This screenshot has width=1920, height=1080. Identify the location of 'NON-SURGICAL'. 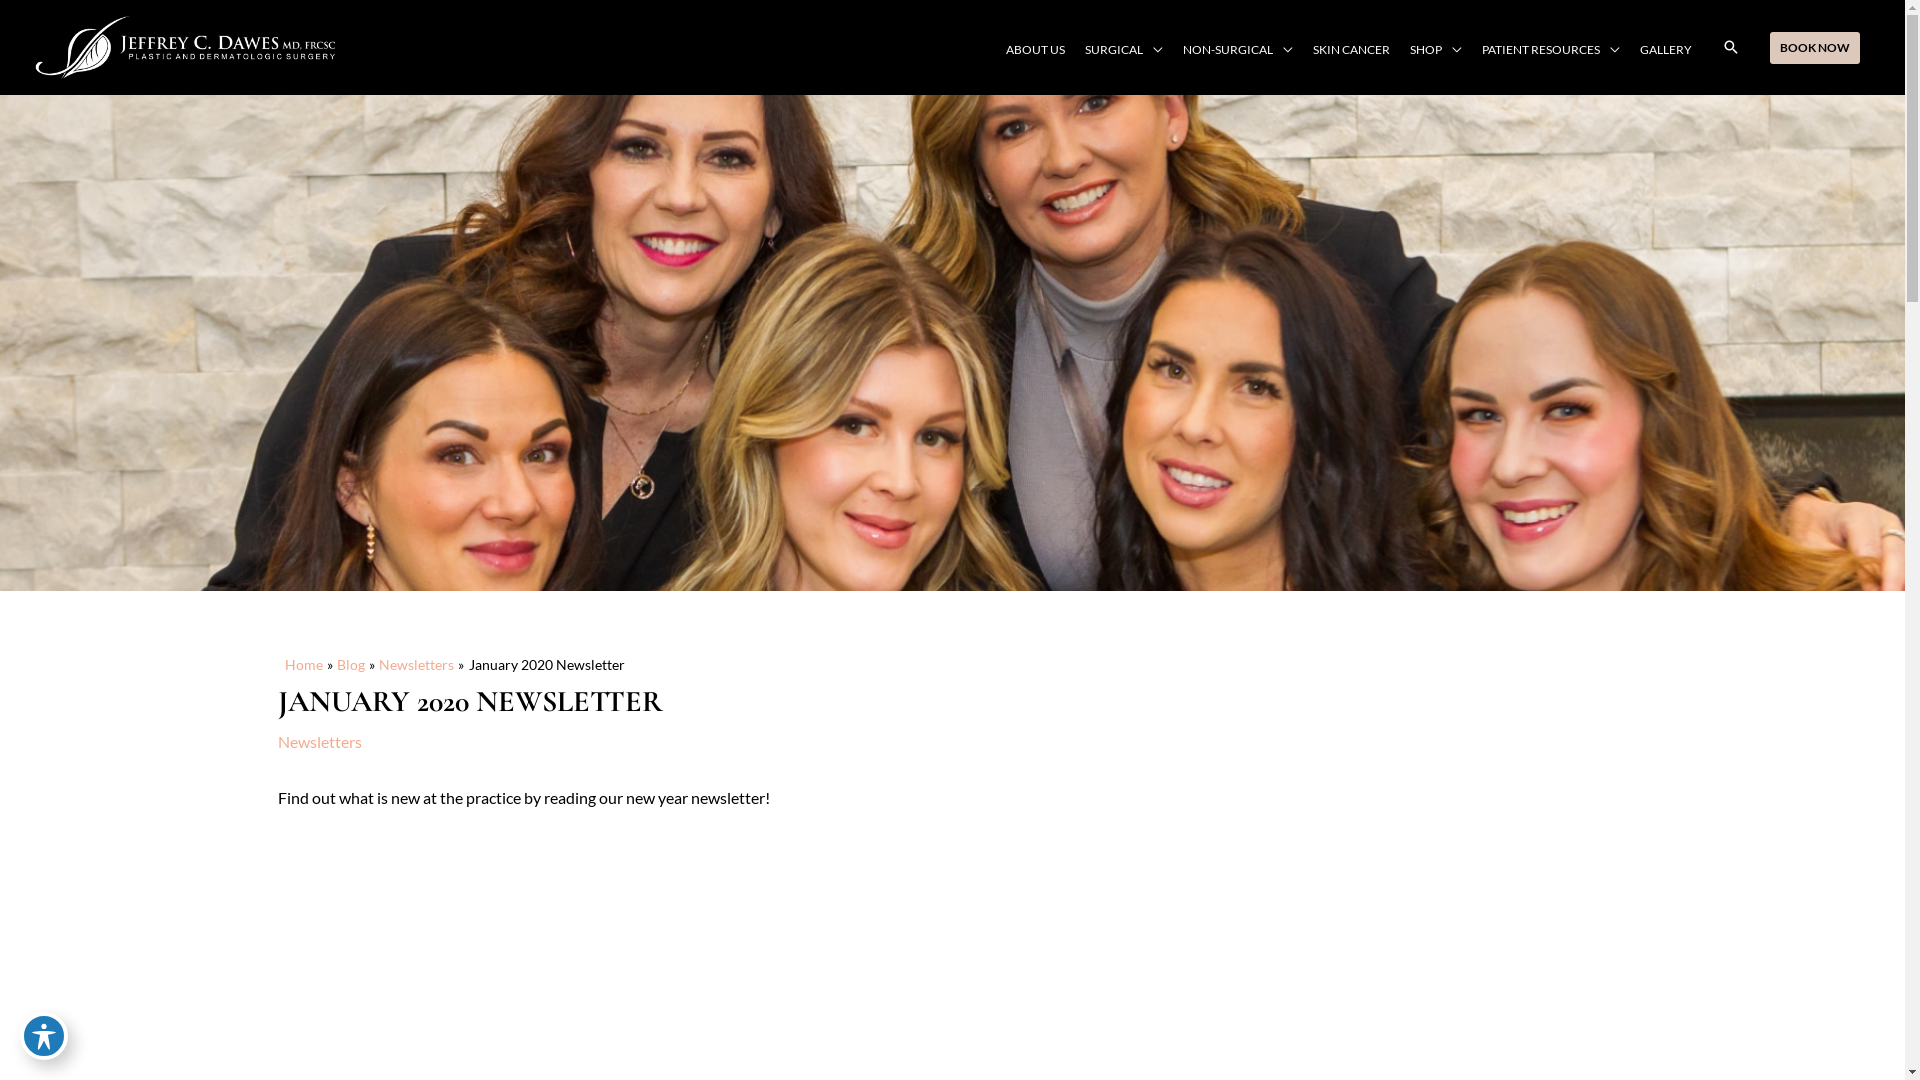
(1237, 49).